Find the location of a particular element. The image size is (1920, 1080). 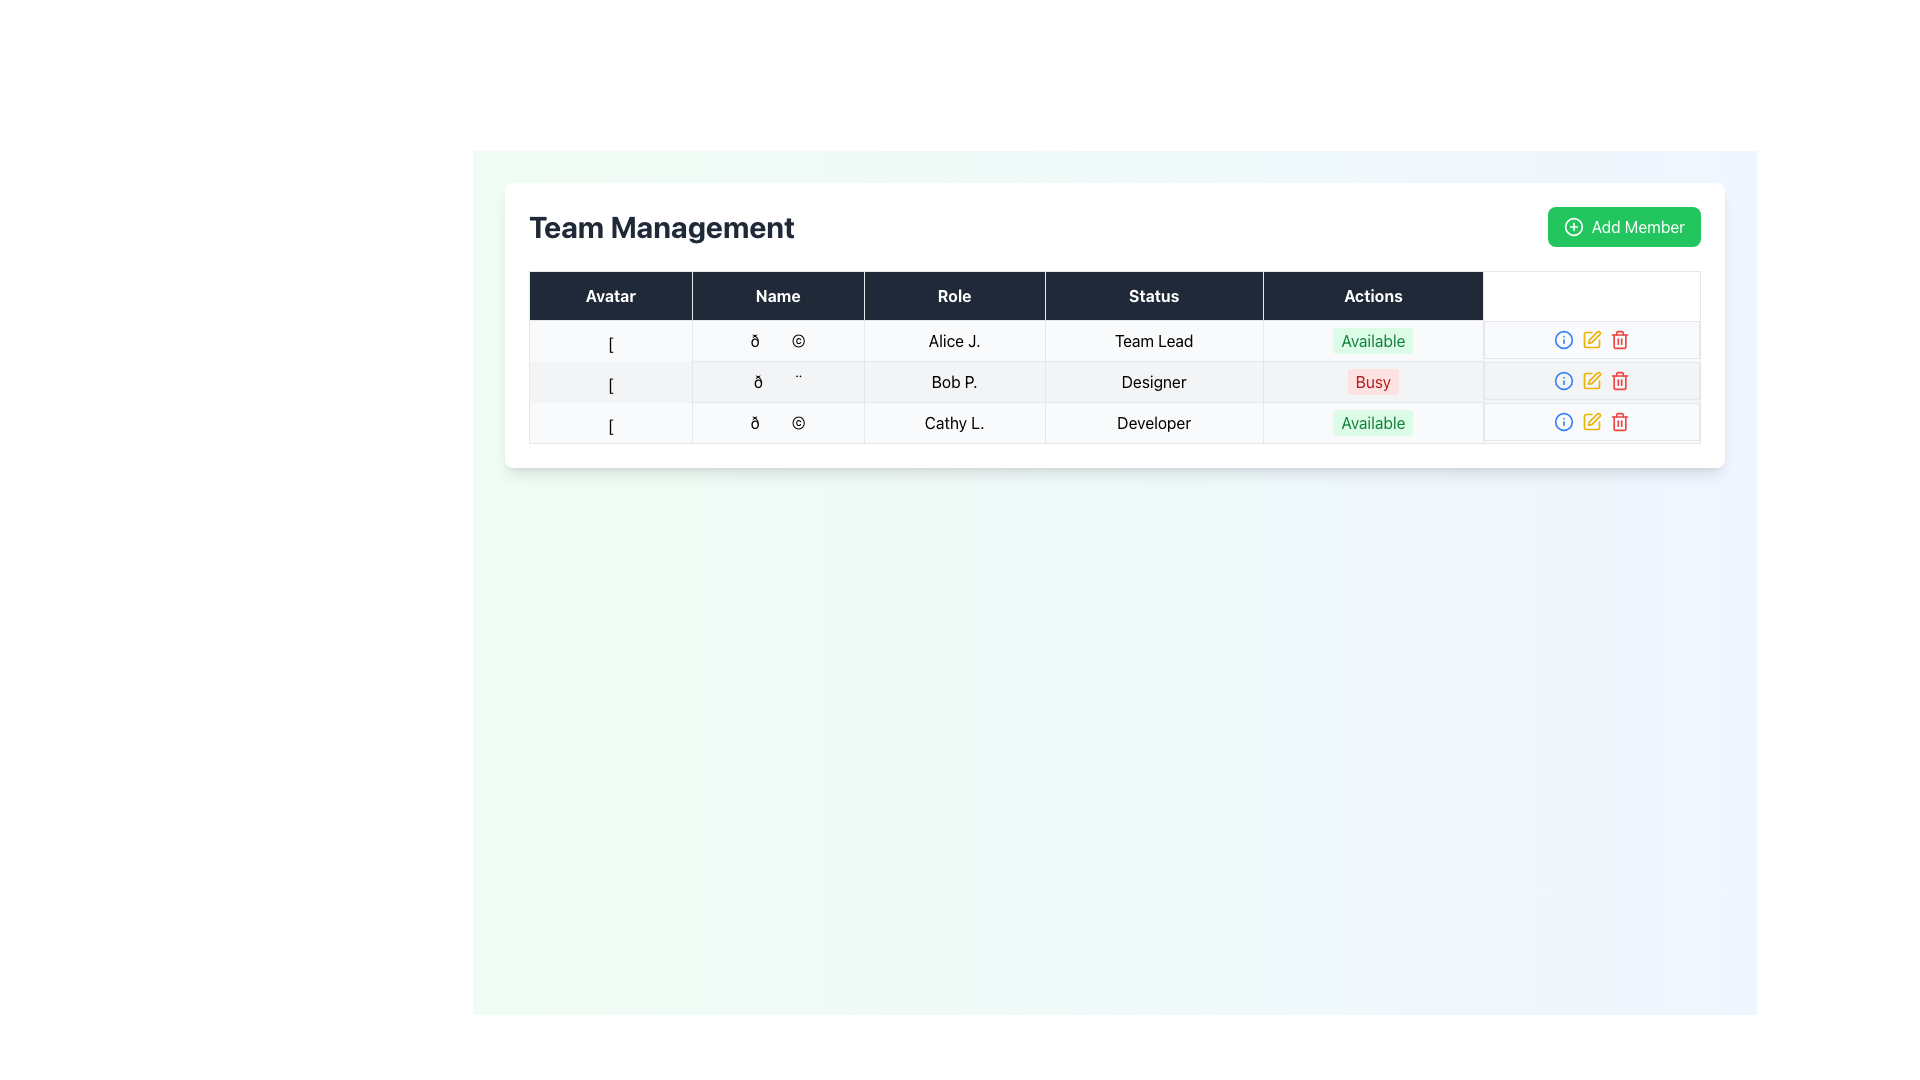

the square-shaped editing icon with a pen-like figure located in the 'Actions' column, second row of the table is located at coordinates (1591, 338).